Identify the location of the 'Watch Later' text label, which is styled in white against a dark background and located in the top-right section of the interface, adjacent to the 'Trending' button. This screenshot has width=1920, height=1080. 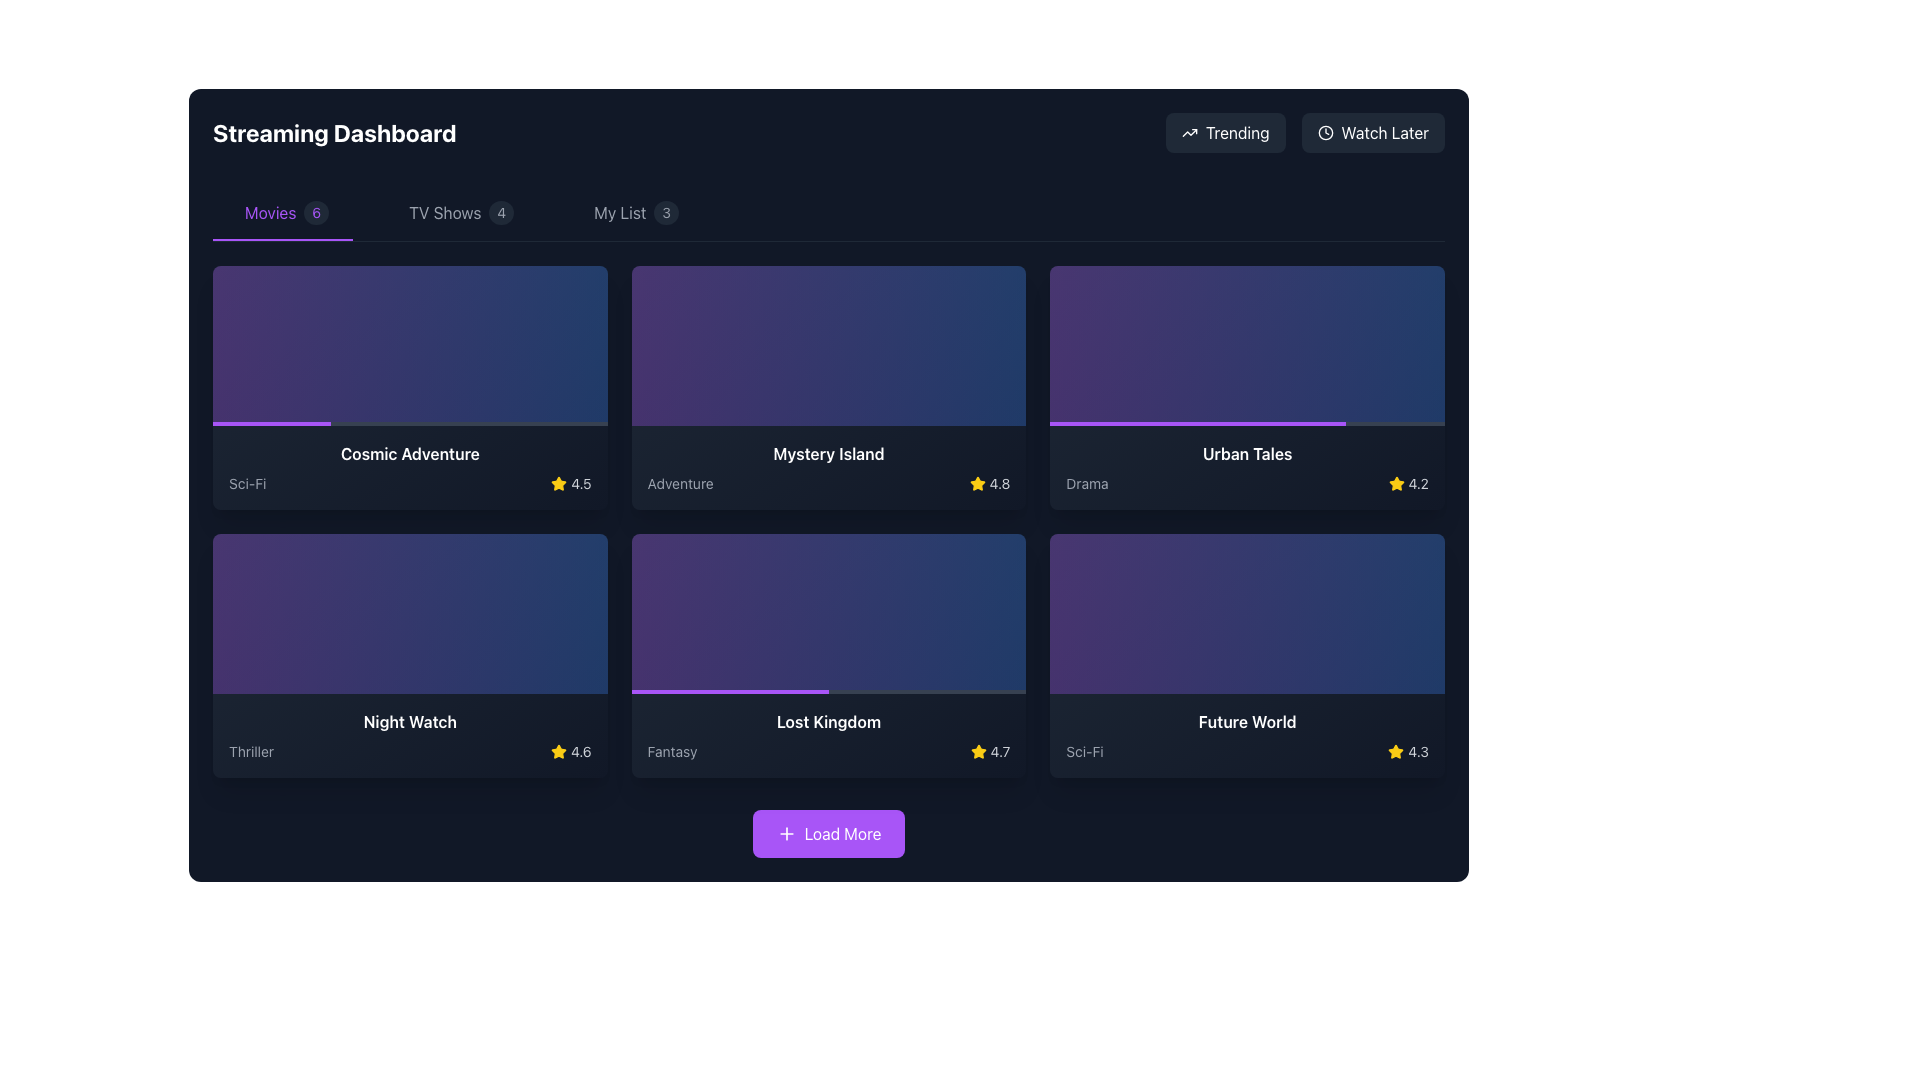
(1384, 132).